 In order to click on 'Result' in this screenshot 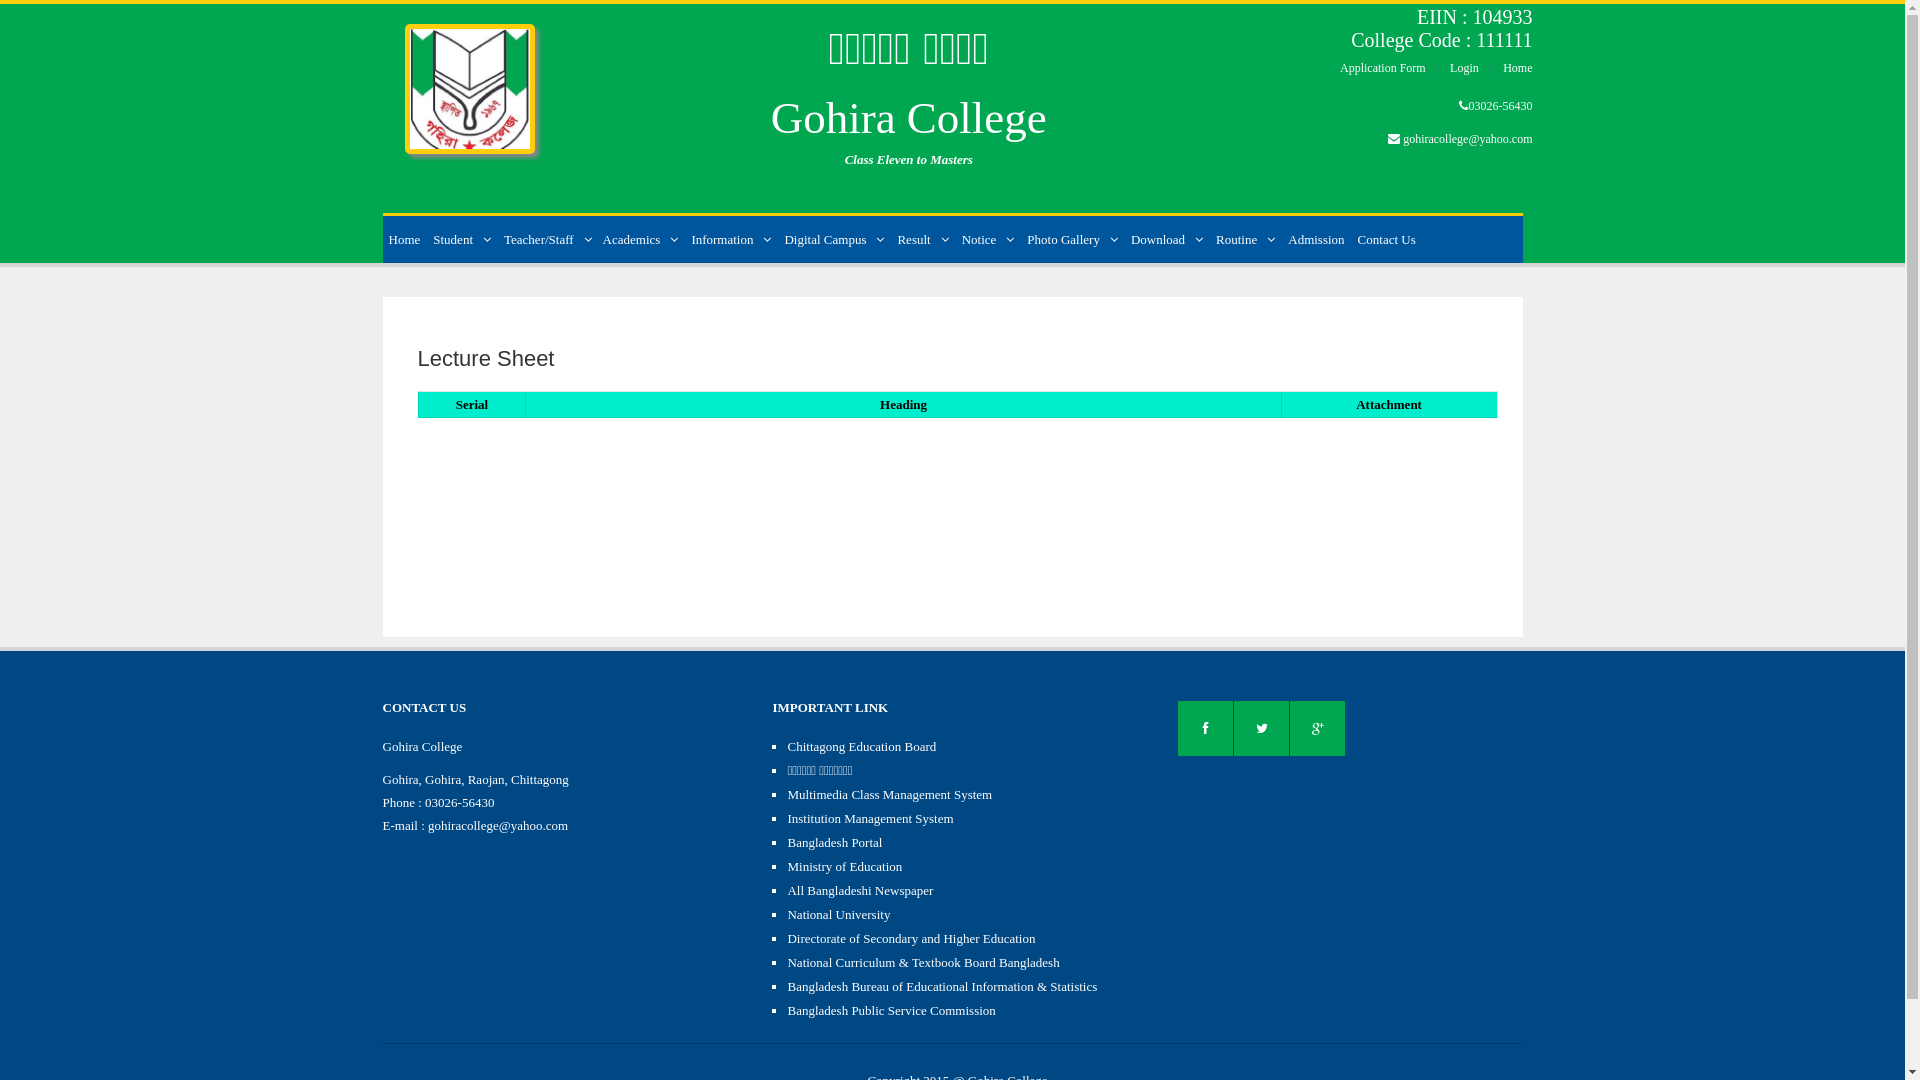, I will do `click(890, 238)`.